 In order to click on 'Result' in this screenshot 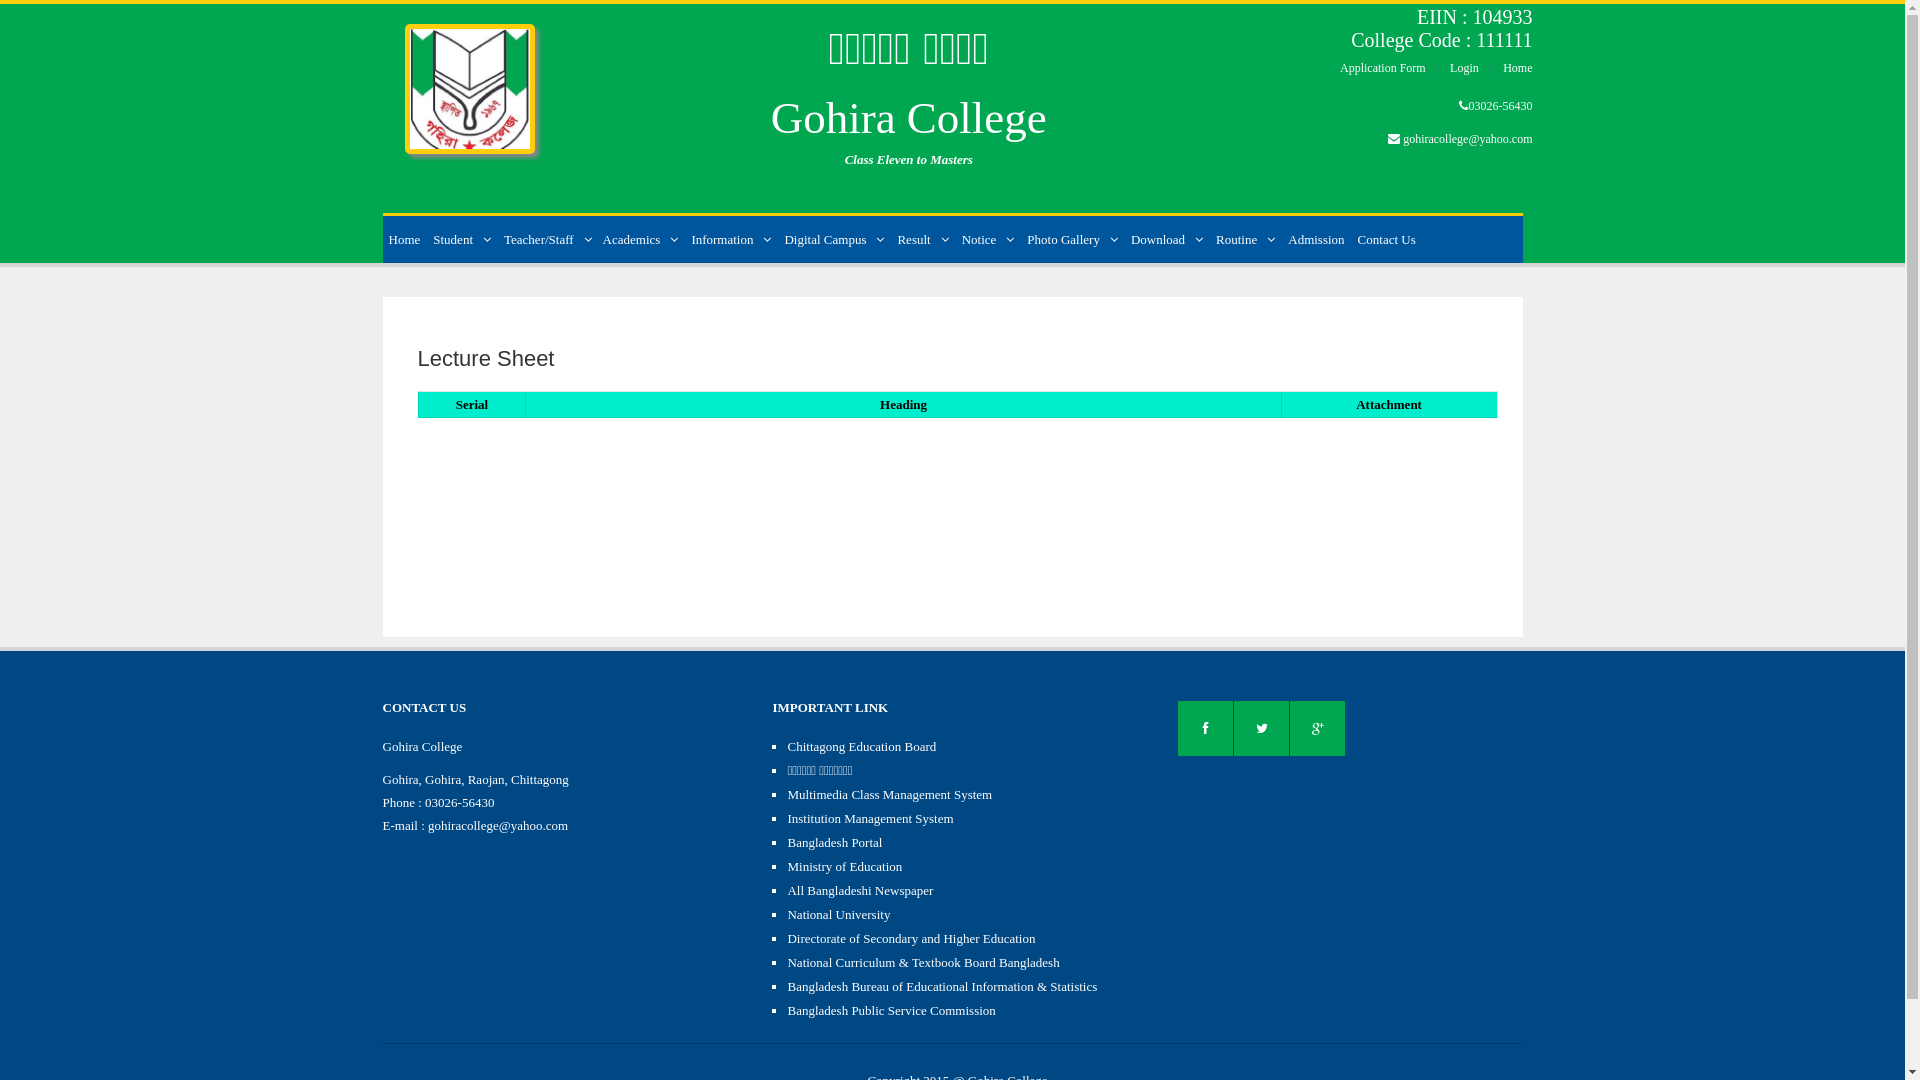, I will do `click(890, 238)`.